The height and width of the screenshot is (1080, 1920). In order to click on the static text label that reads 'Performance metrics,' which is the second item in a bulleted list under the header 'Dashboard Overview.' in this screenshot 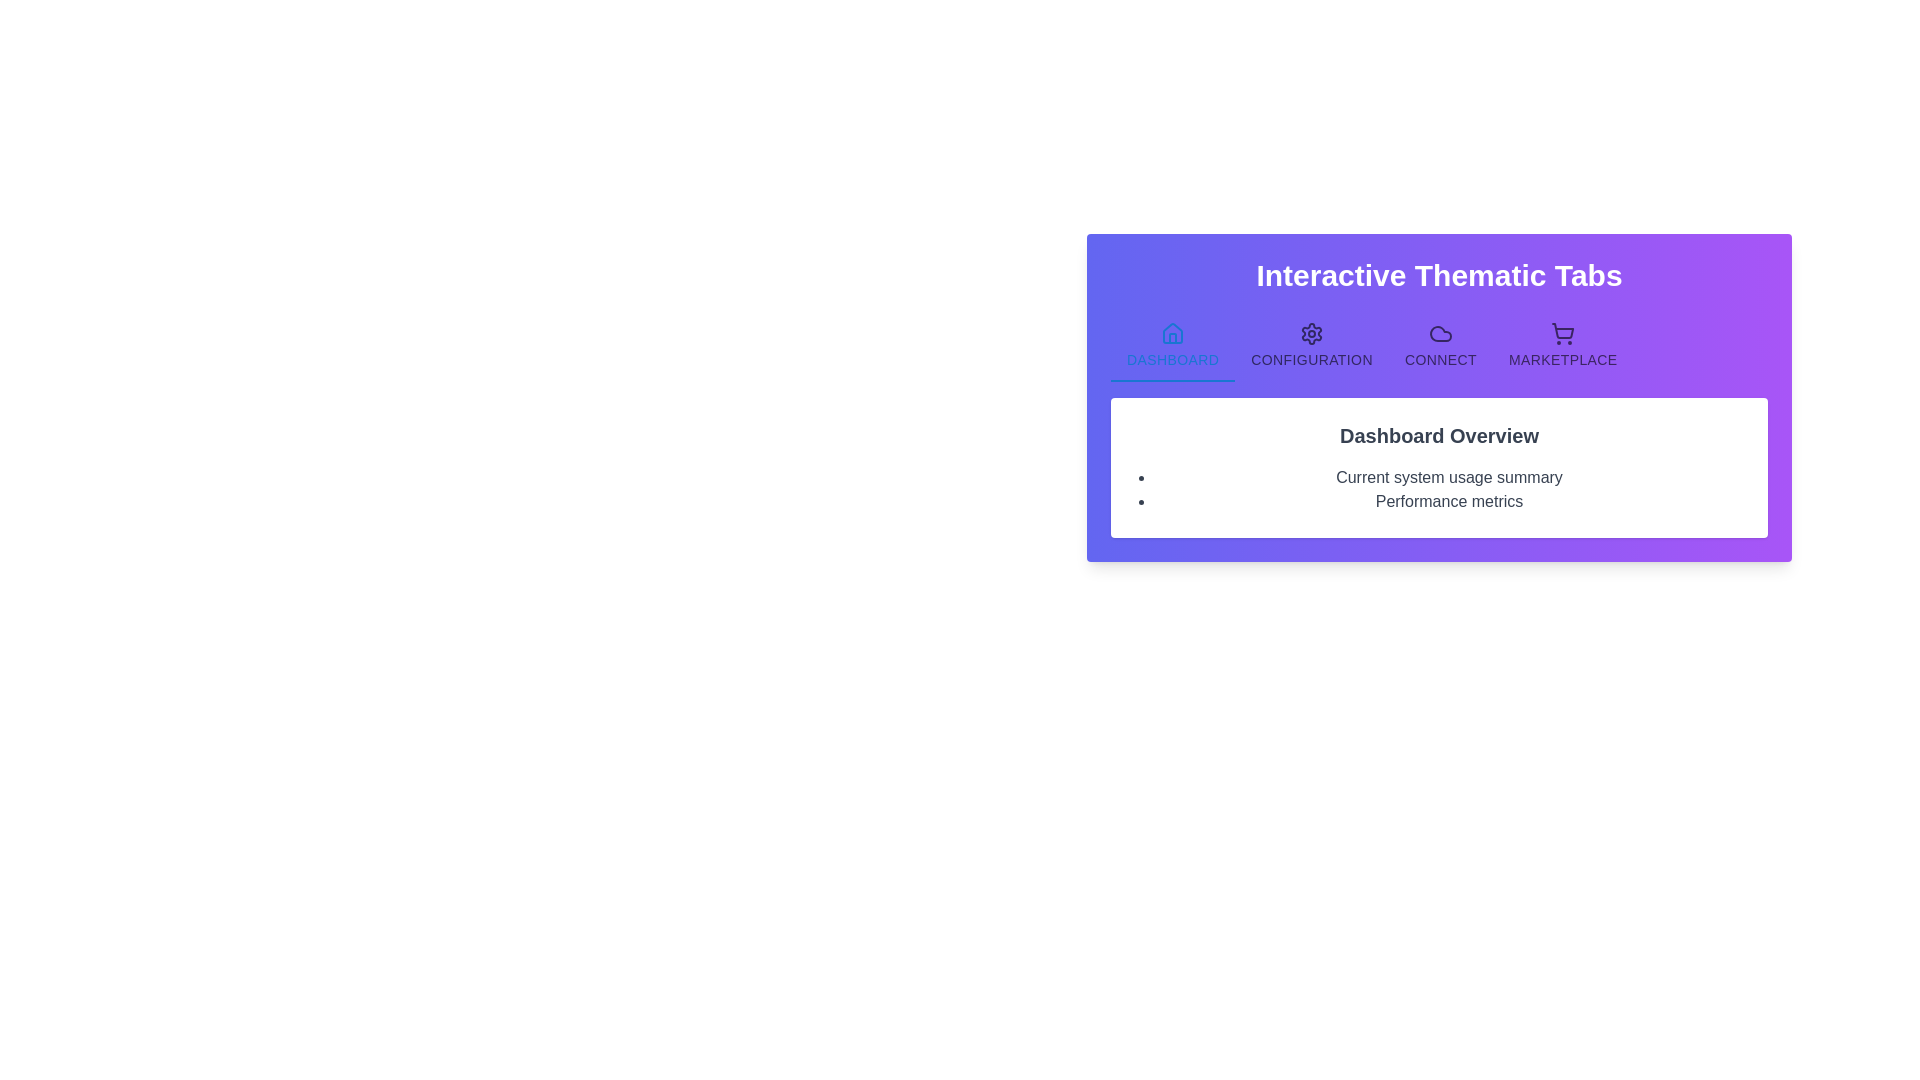, I will do `click(1449, 500)`.